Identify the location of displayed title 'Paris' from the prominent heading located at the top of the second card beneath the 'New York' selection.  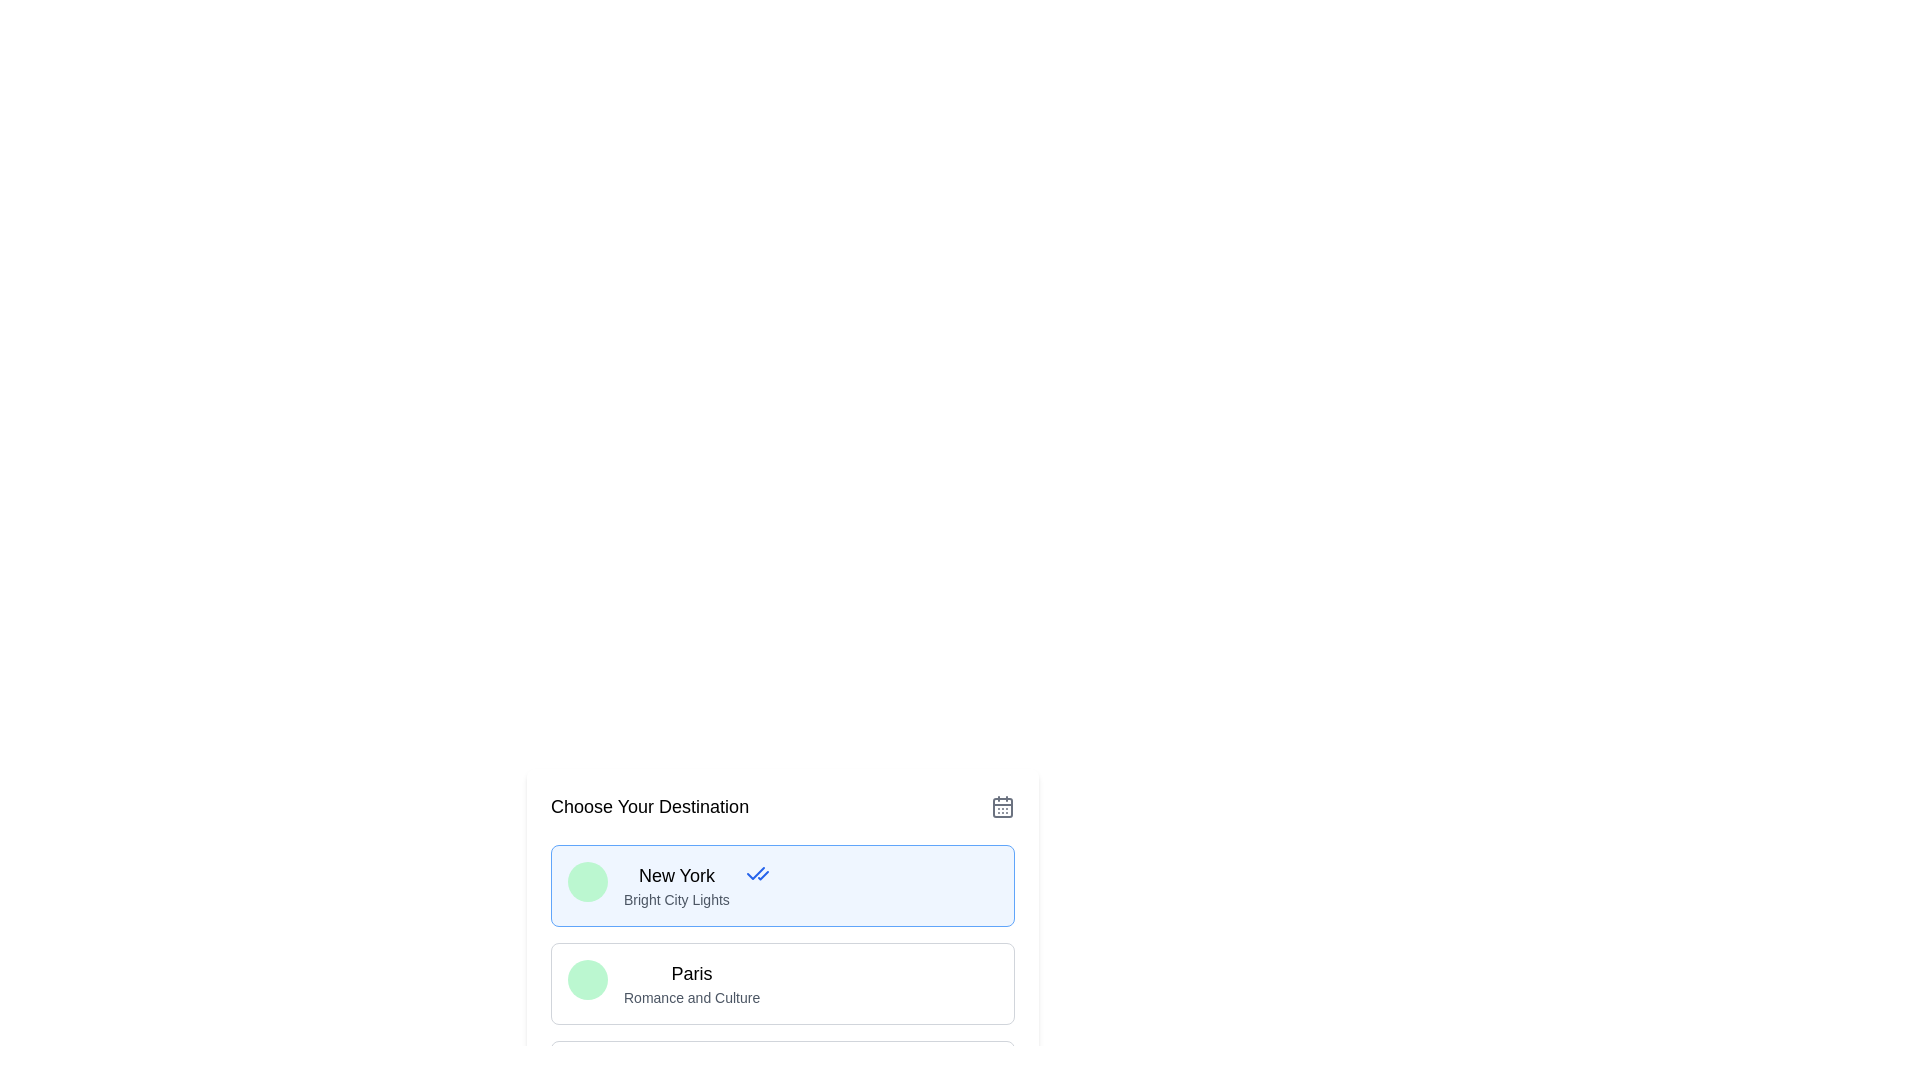
(692, 973).